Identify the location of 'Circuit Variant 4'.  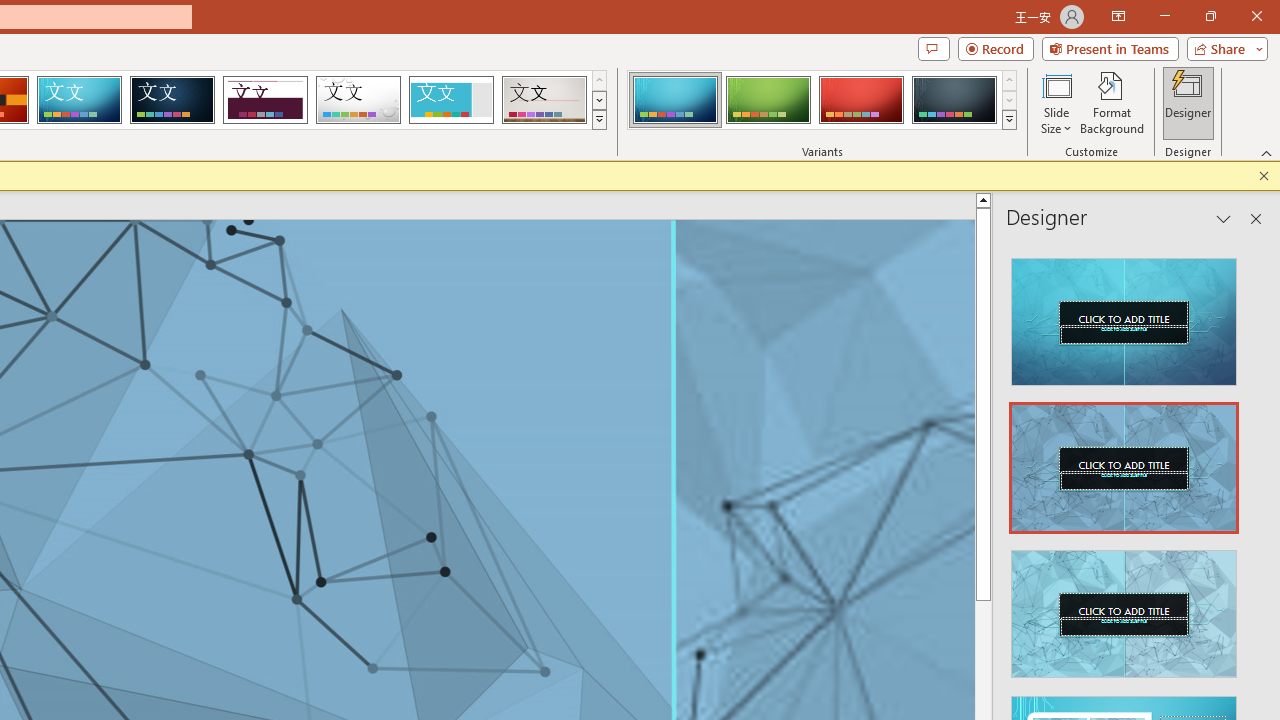
(953, 100).